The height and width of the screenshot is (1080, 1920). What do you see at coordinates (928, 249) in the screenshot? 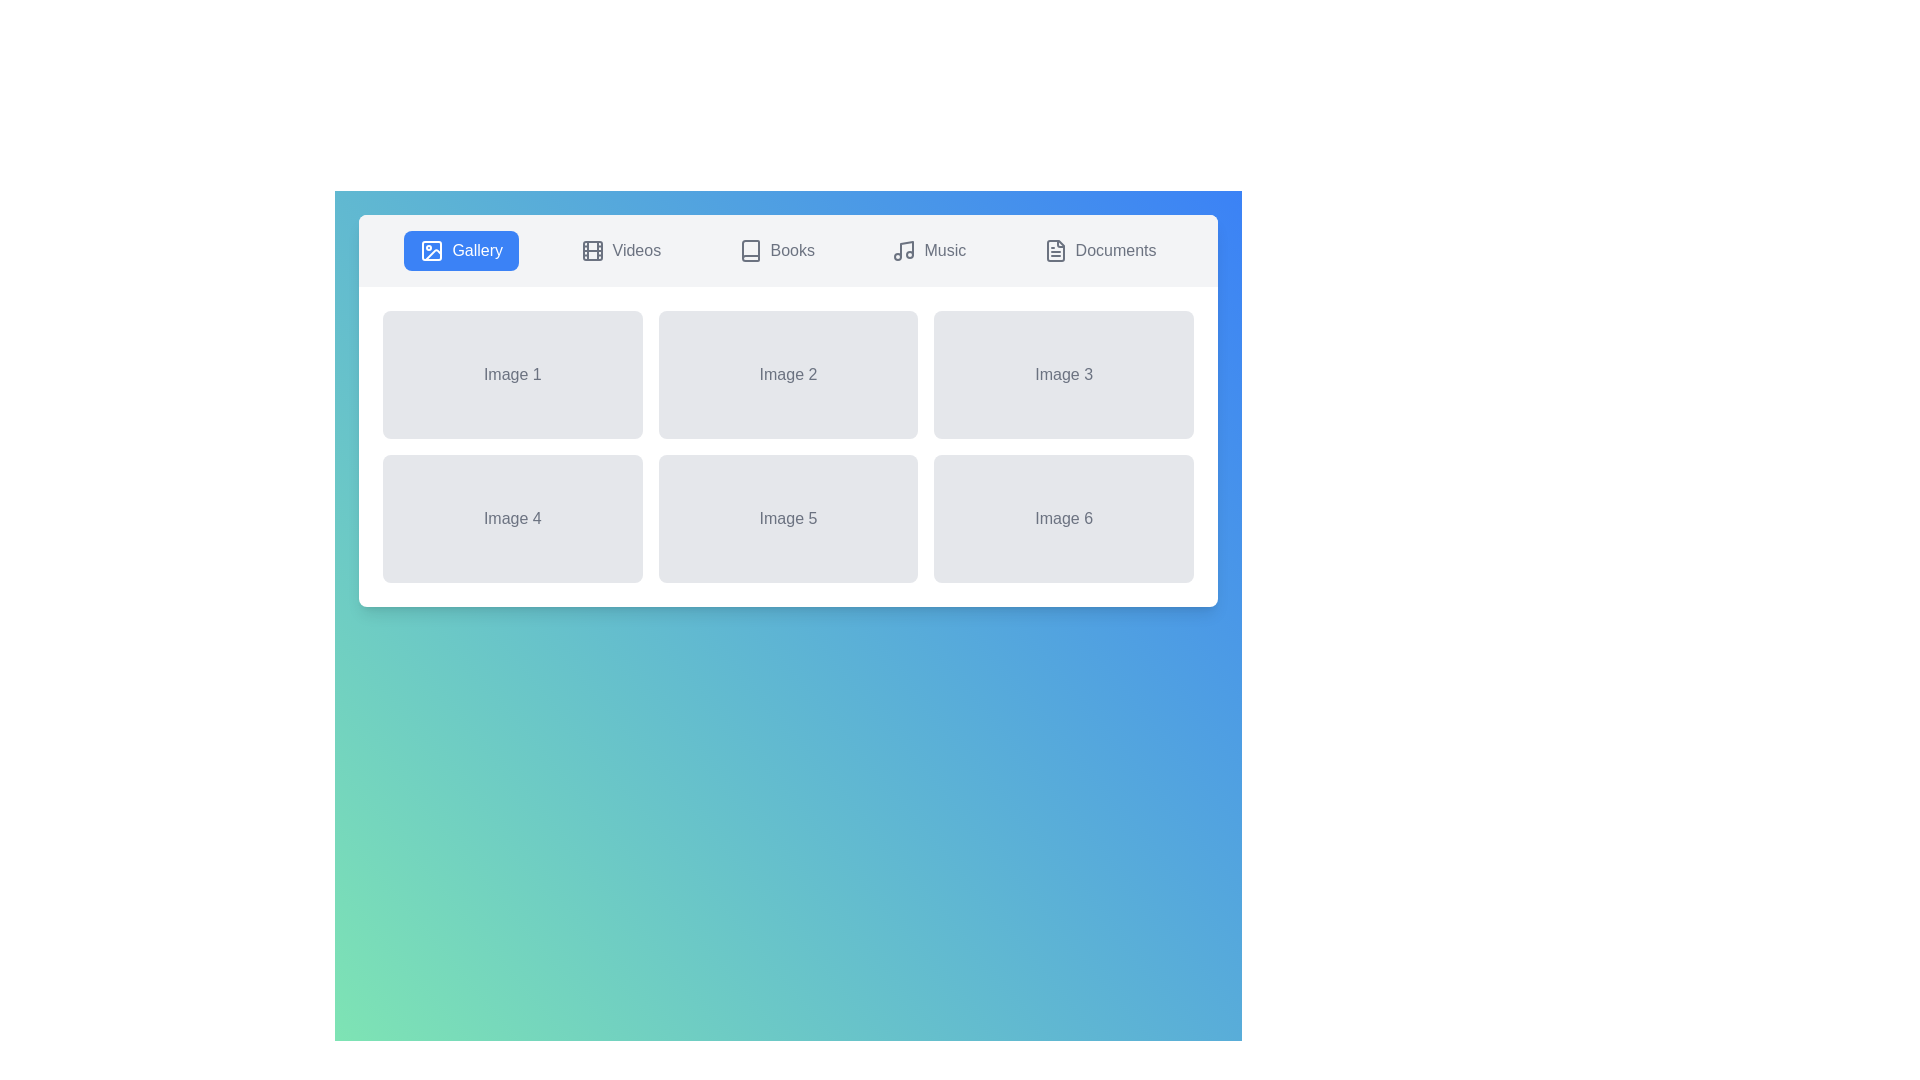
I see `the 'Music' navigation button in the horizontal navigation bar to redirect to the music section of the application` at bounding box center [928, 249].